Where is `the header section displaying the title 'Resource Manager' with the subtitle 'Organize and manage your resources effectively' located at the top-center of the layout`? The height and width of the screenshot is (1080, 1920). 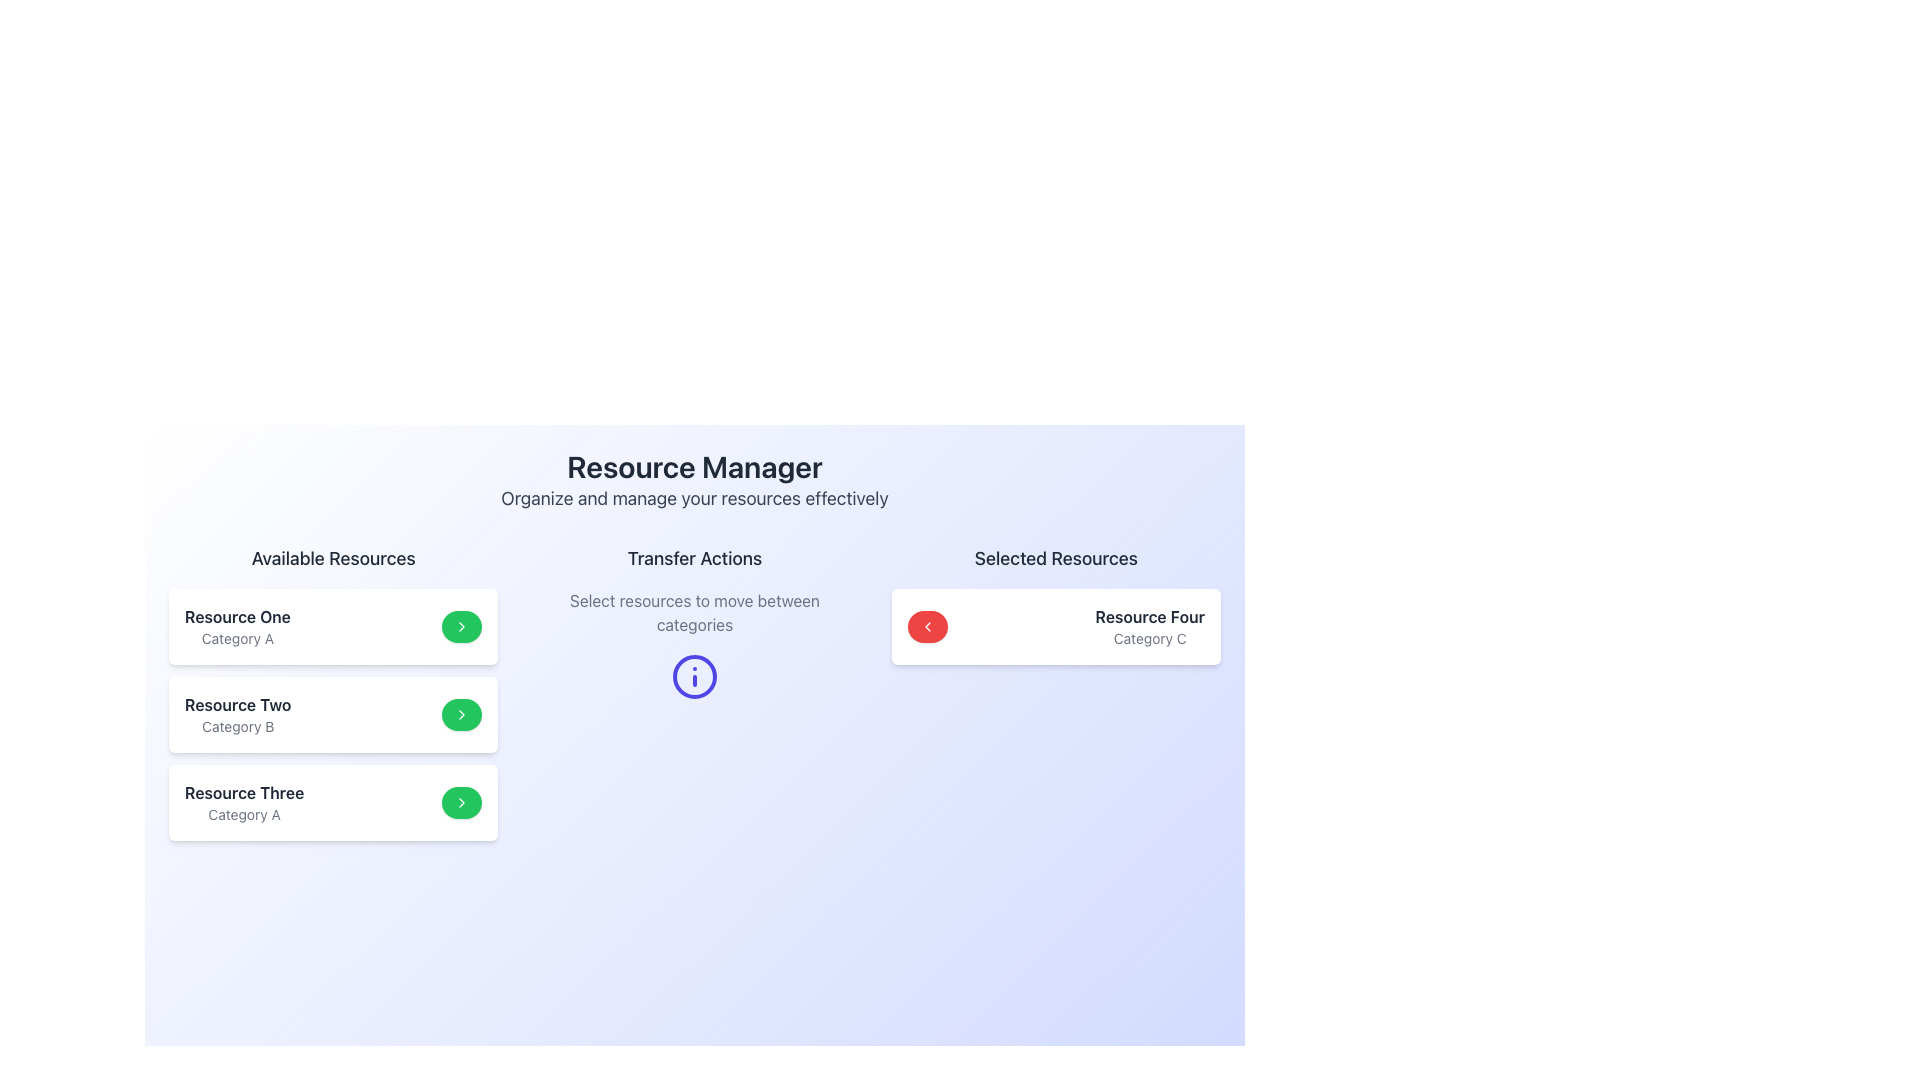
the header section displaying the title 'Resource Manager' with the subtitle 'Organize and manage your resources effectively' located at the top-center of the layout is located at coordinates (695, 481).